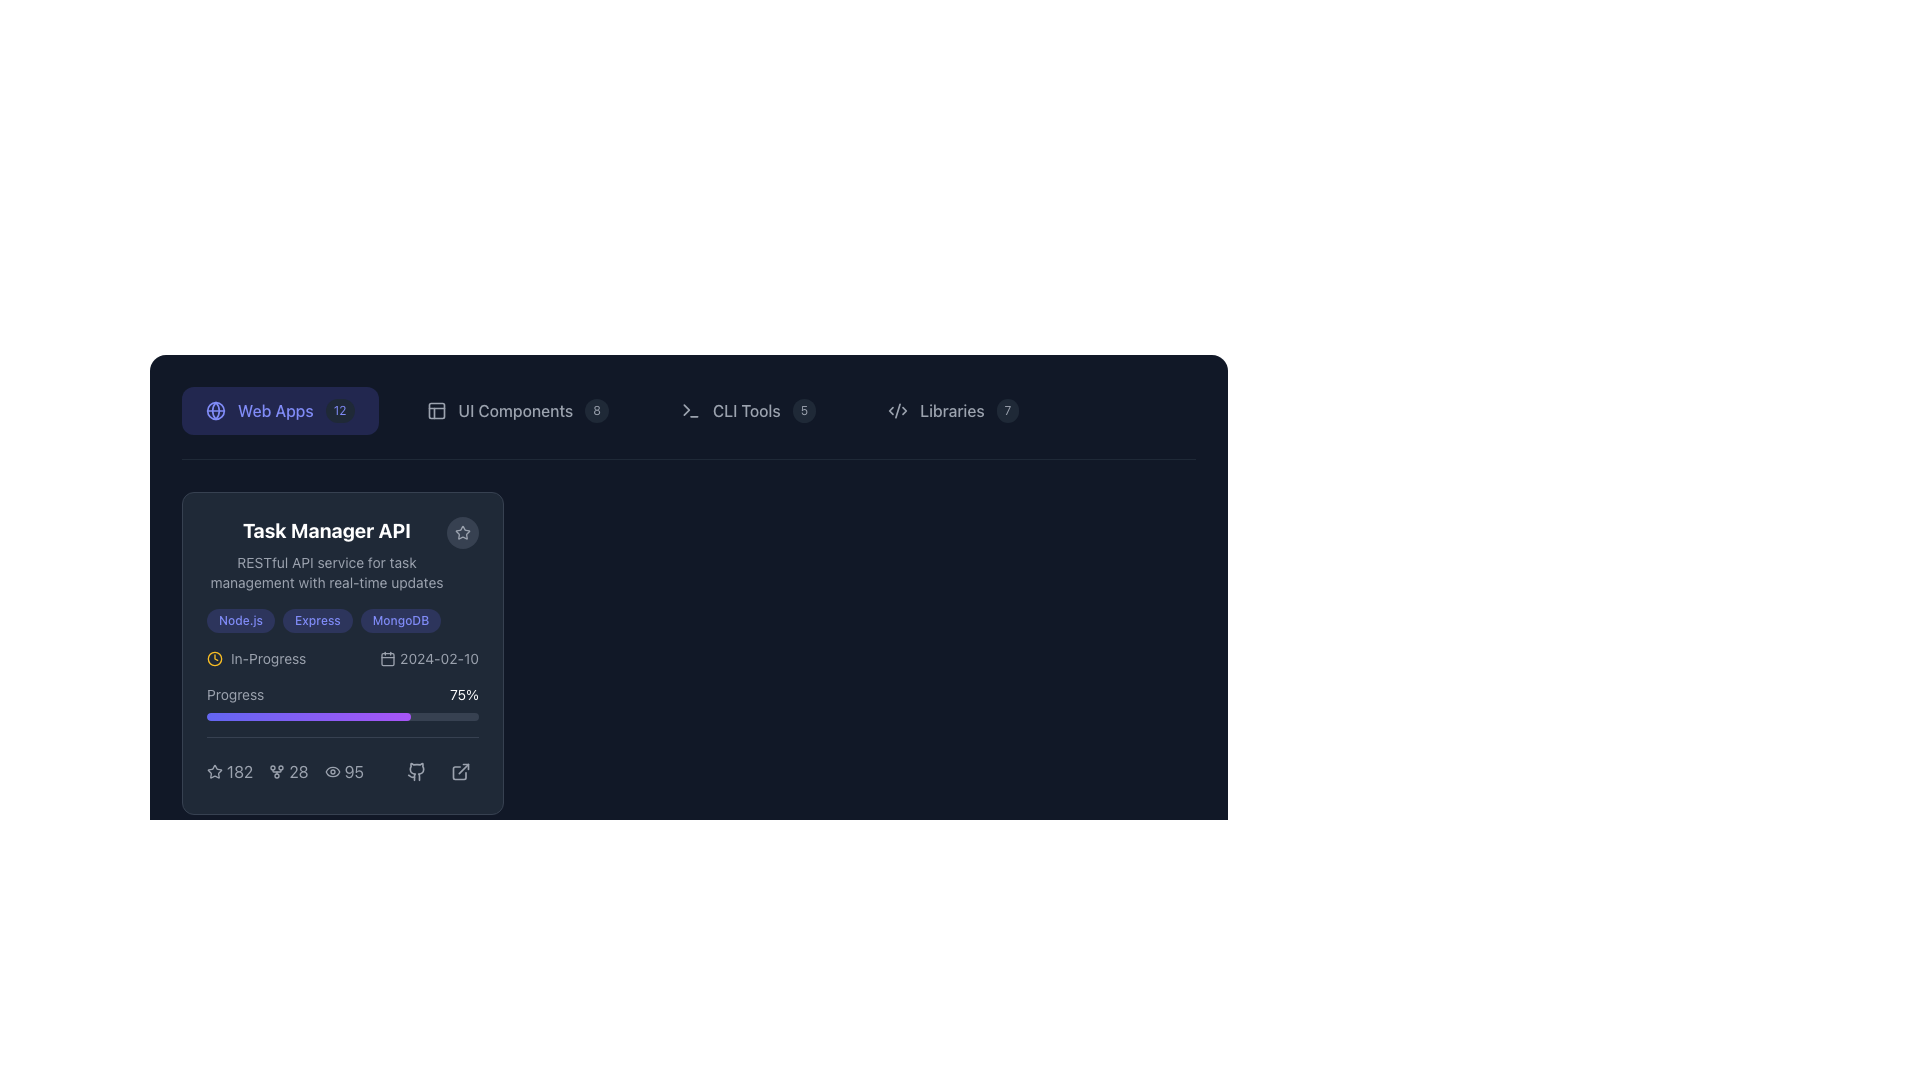 The image size is (1920, 1080). Describe the element at coordinates (400, 620) in the screenshot. I see `the pill-shaped label displaying 'MongoDB' in light indigo color, which is the third item in the horizontal list of labels within the 'Task Manager API' card` at that location.